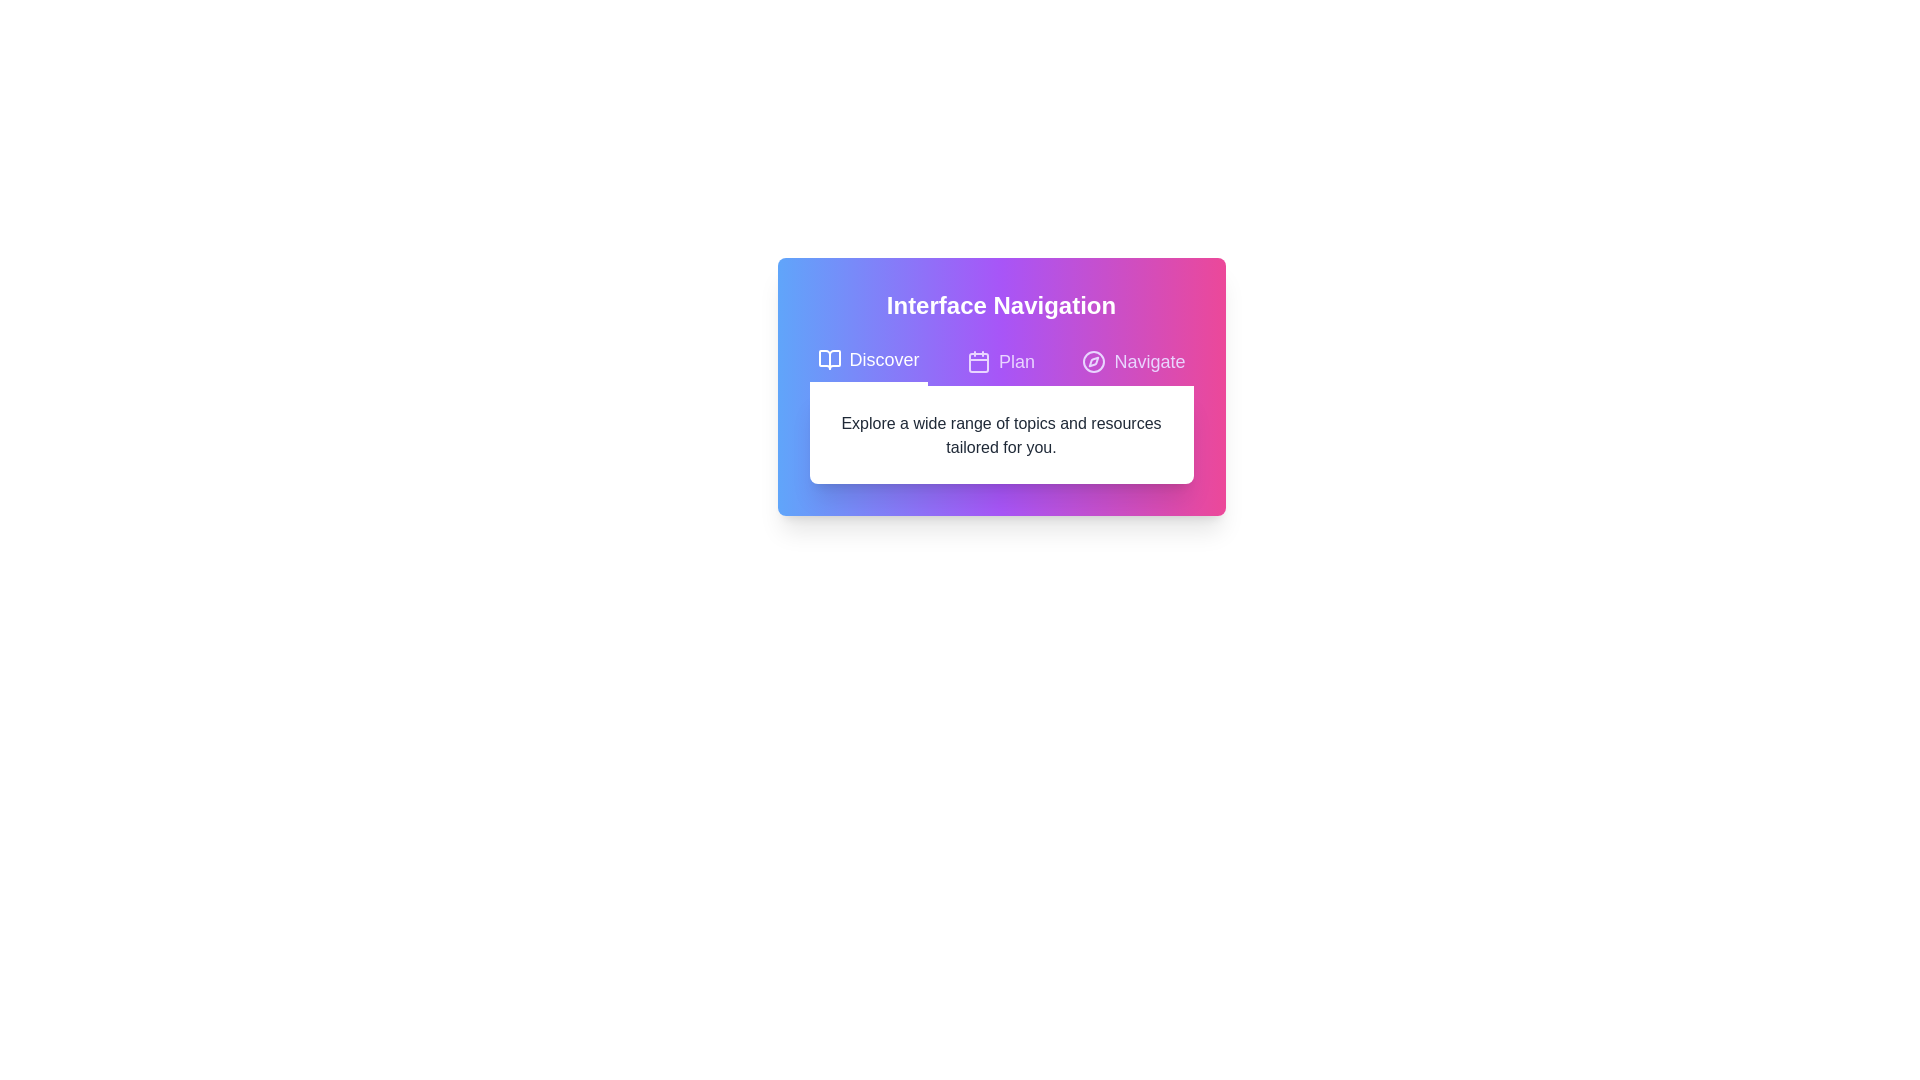 The image size is (1920, 1080). I want to click on the text label within the first tab of the horizontal navigation bar, so click(883, 358).